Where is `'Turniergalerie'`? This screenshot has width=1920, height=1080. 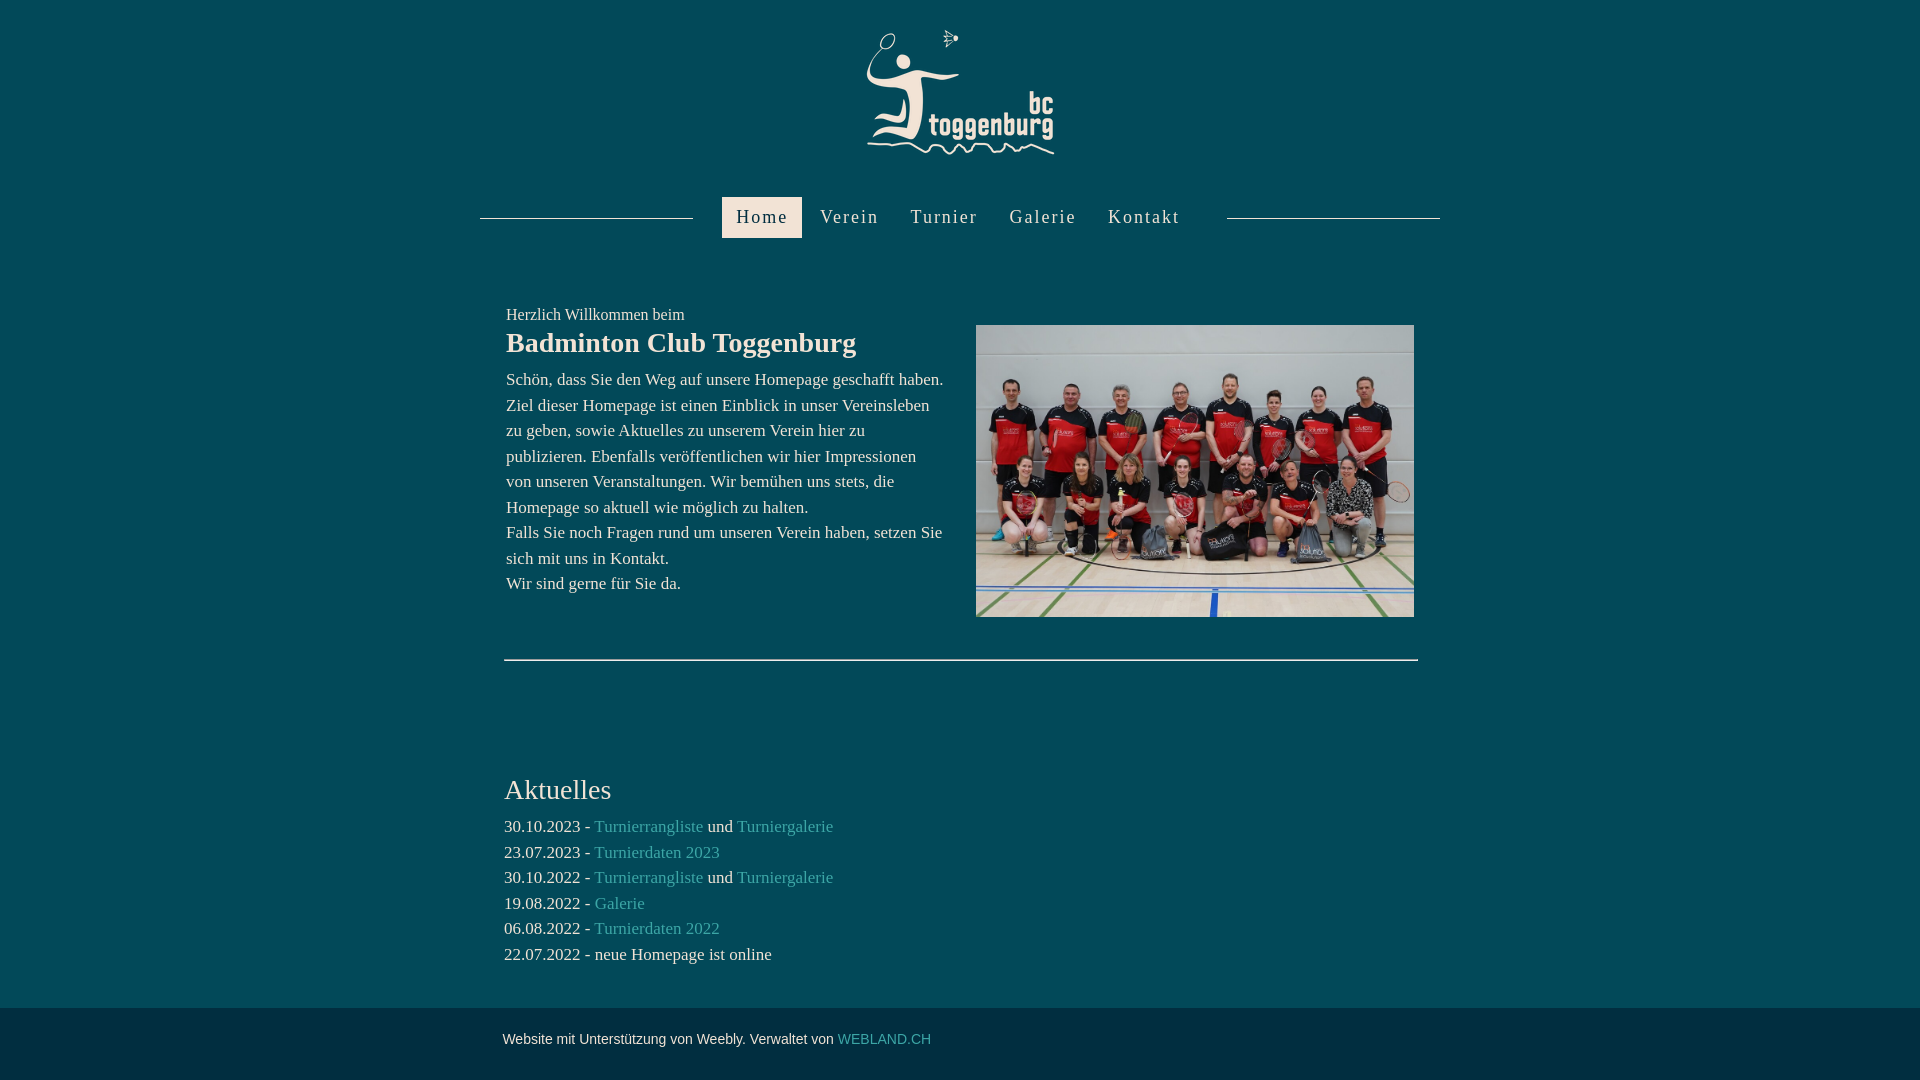
'Turniergalerie' is located at coordinates (736, 876).